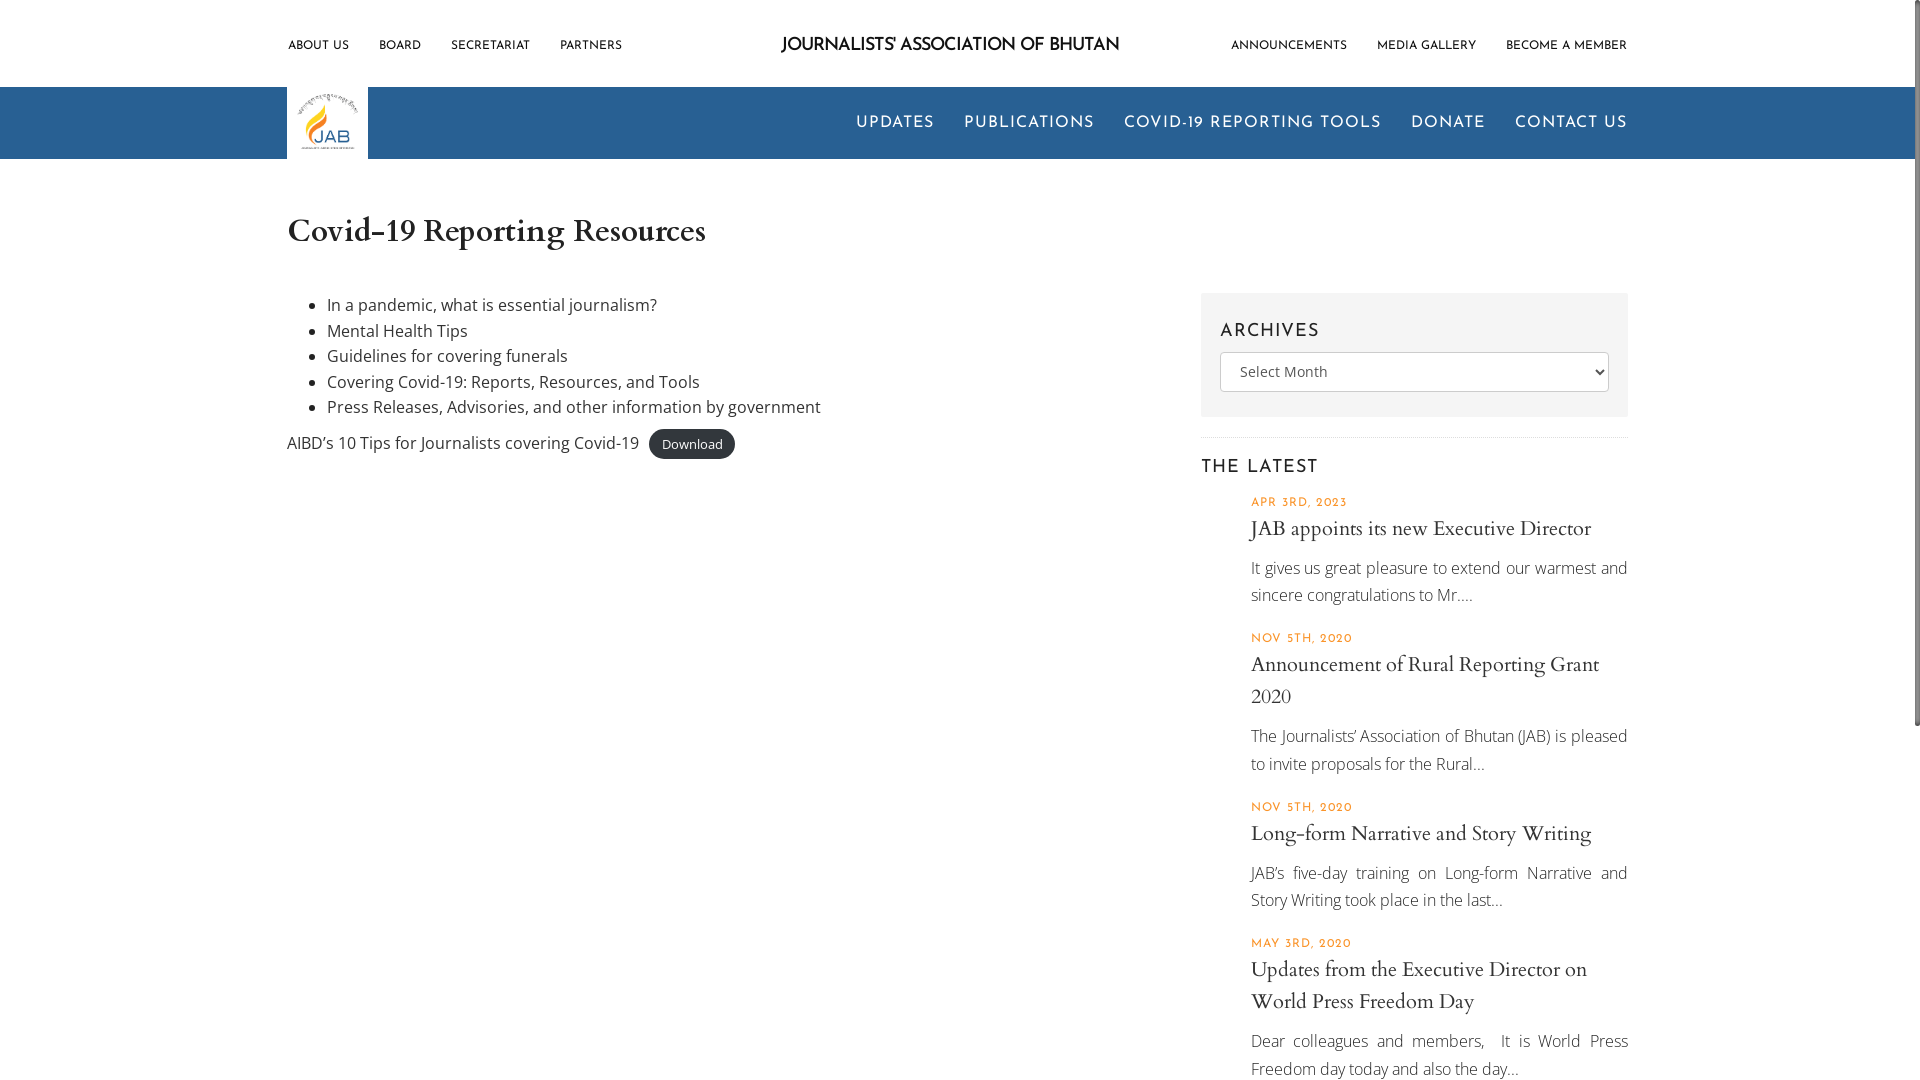 Image resolution: width=1920 pixels, height=1080 pixels. I want to click on 'In a pandemic, what is essential journalism?', so click(491, 304).